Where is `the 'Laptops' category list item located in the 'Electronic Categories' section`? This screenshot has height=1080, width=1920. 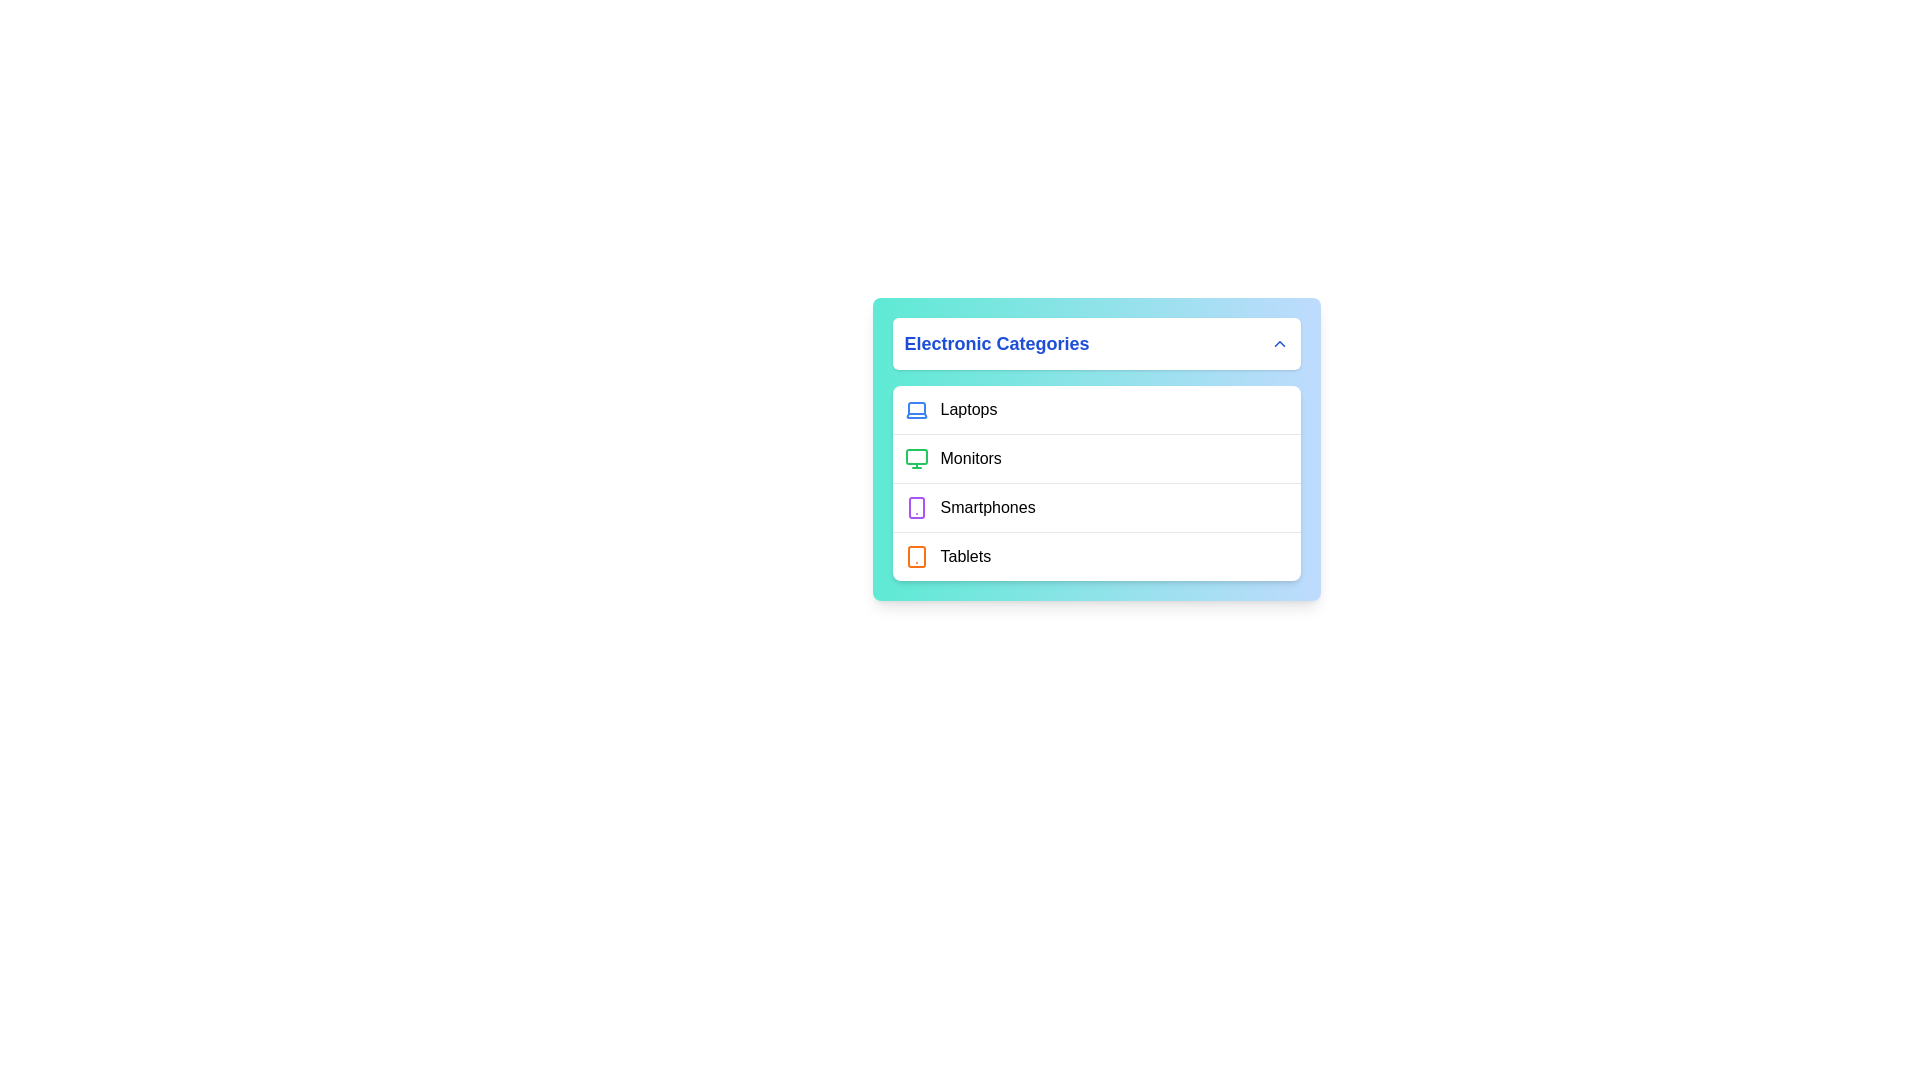 the 'Laptops' category list item located in the 'Electronic Categories' section is located at coordinates (1095, 408).